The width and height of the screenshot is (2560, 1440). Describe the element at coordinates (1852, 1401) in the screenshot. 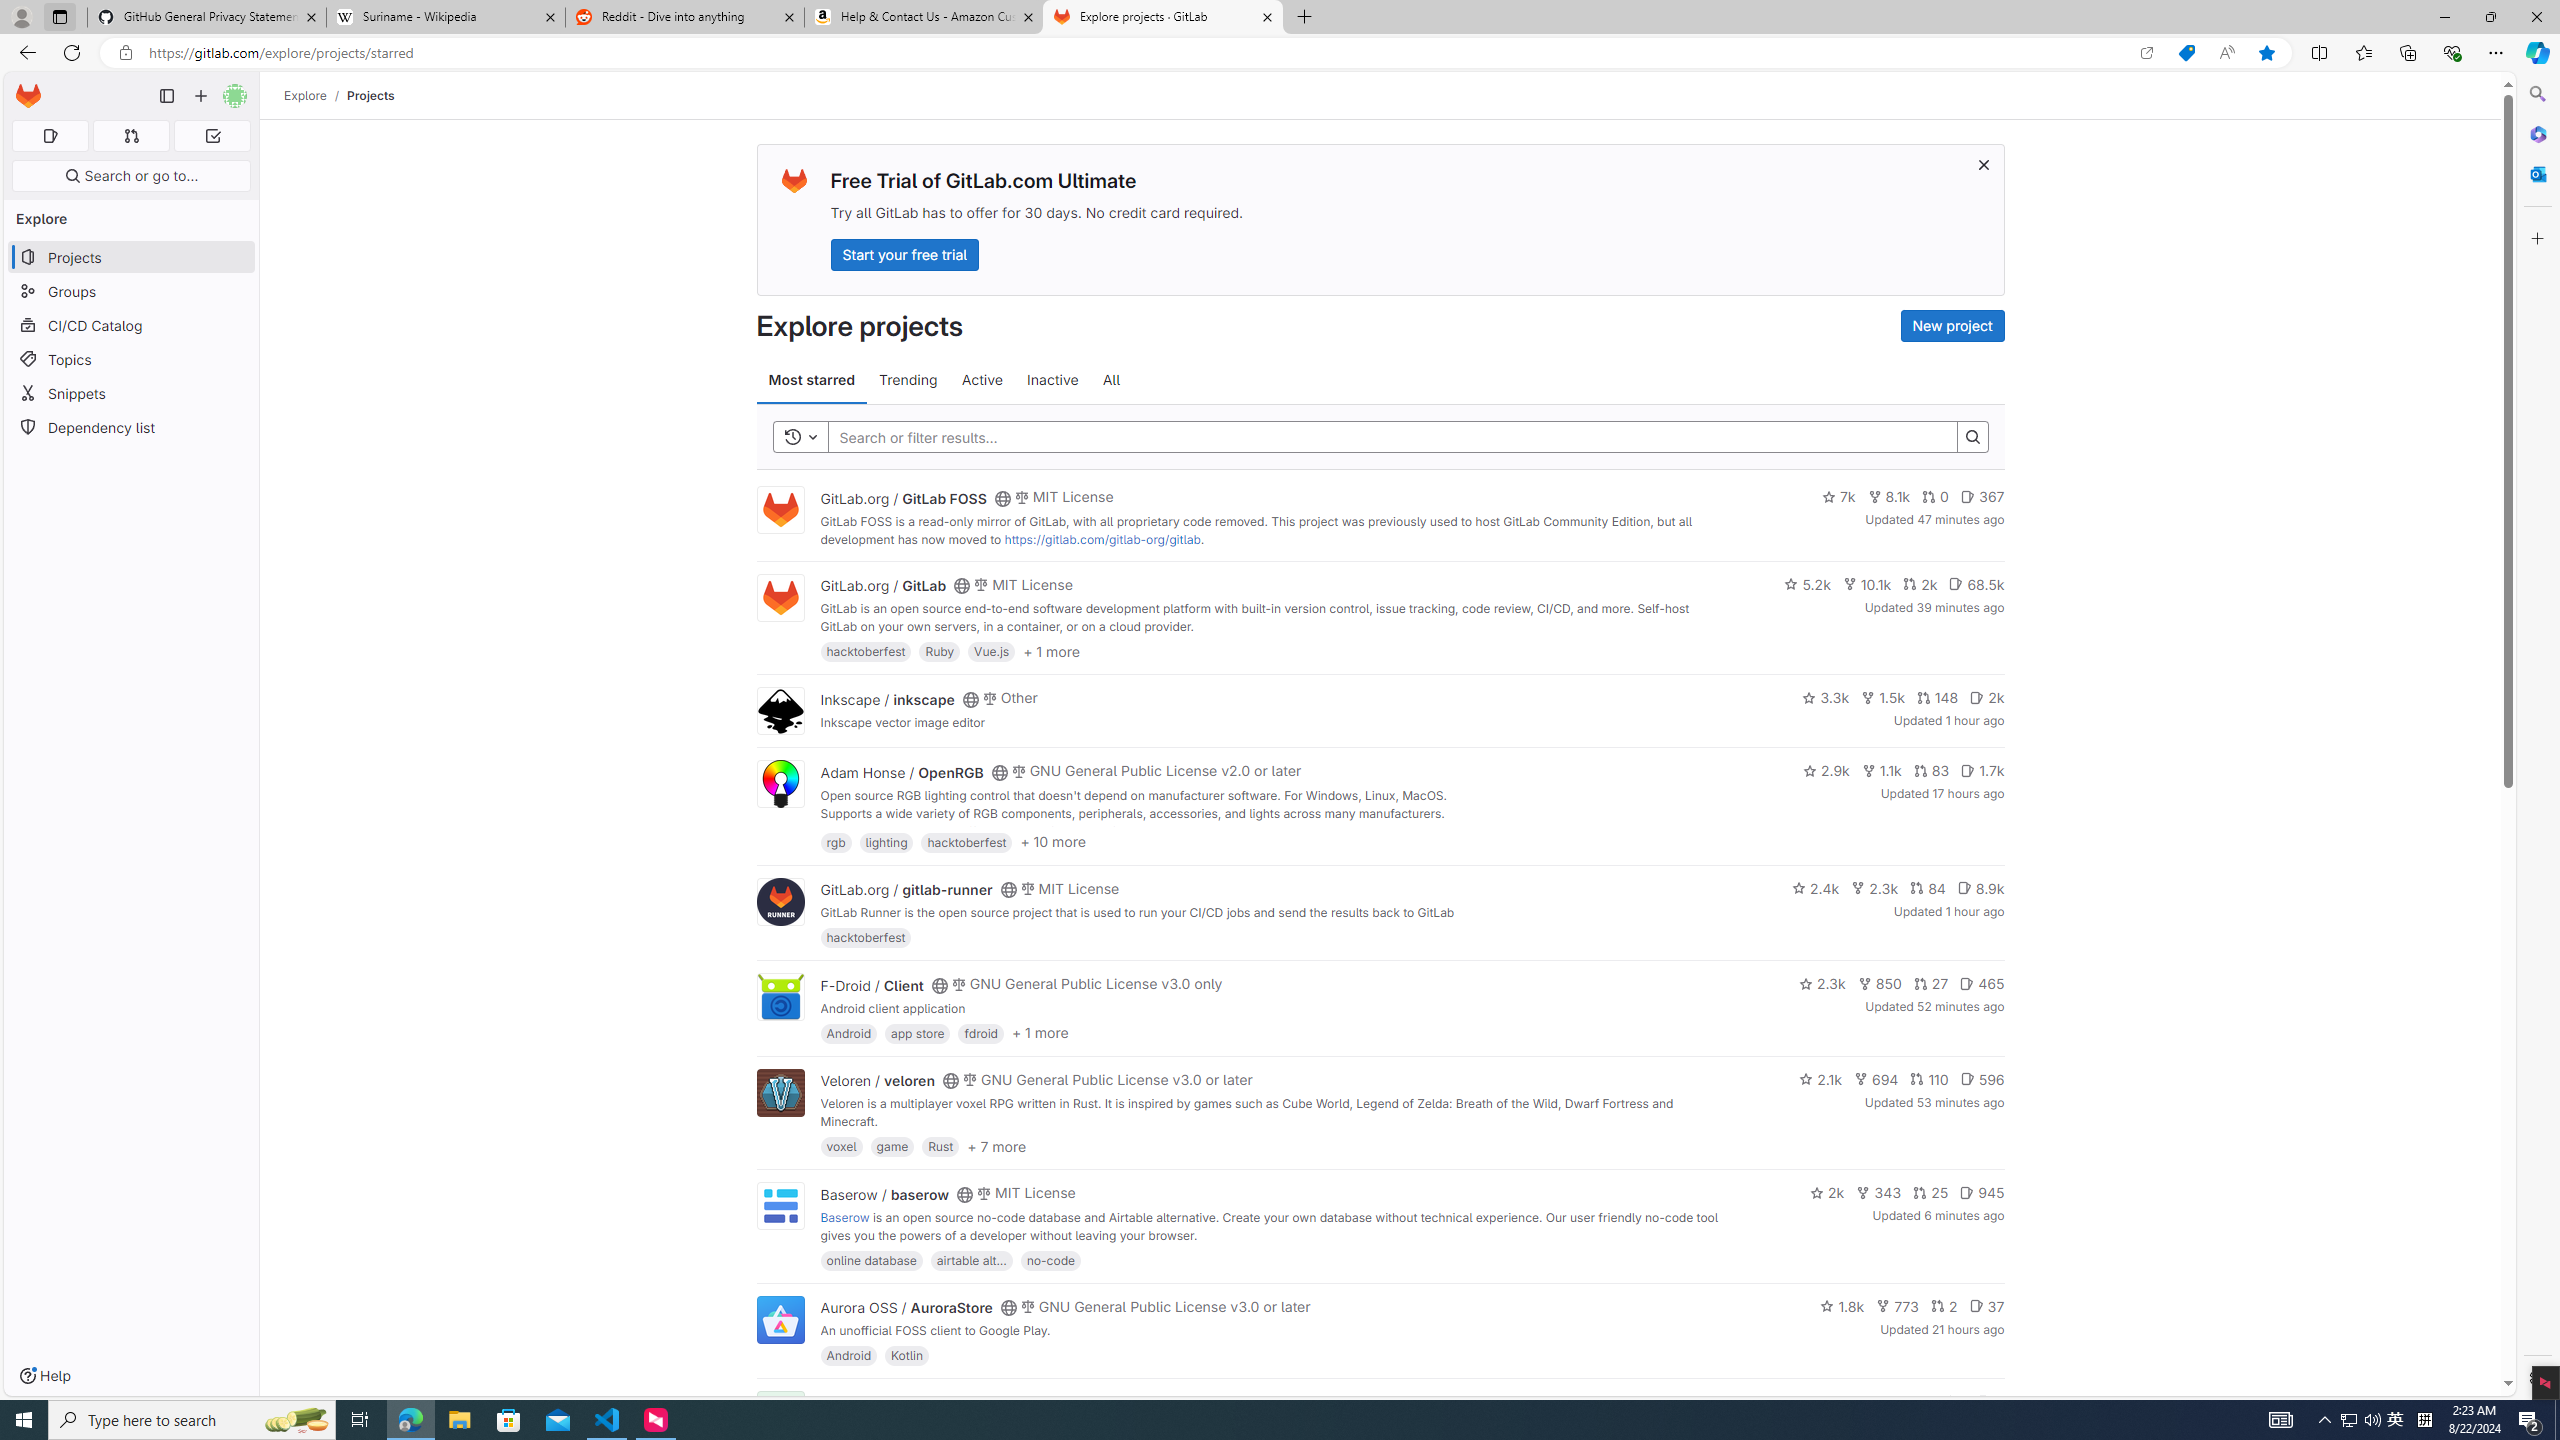

I see `'1.4k'` at that location.